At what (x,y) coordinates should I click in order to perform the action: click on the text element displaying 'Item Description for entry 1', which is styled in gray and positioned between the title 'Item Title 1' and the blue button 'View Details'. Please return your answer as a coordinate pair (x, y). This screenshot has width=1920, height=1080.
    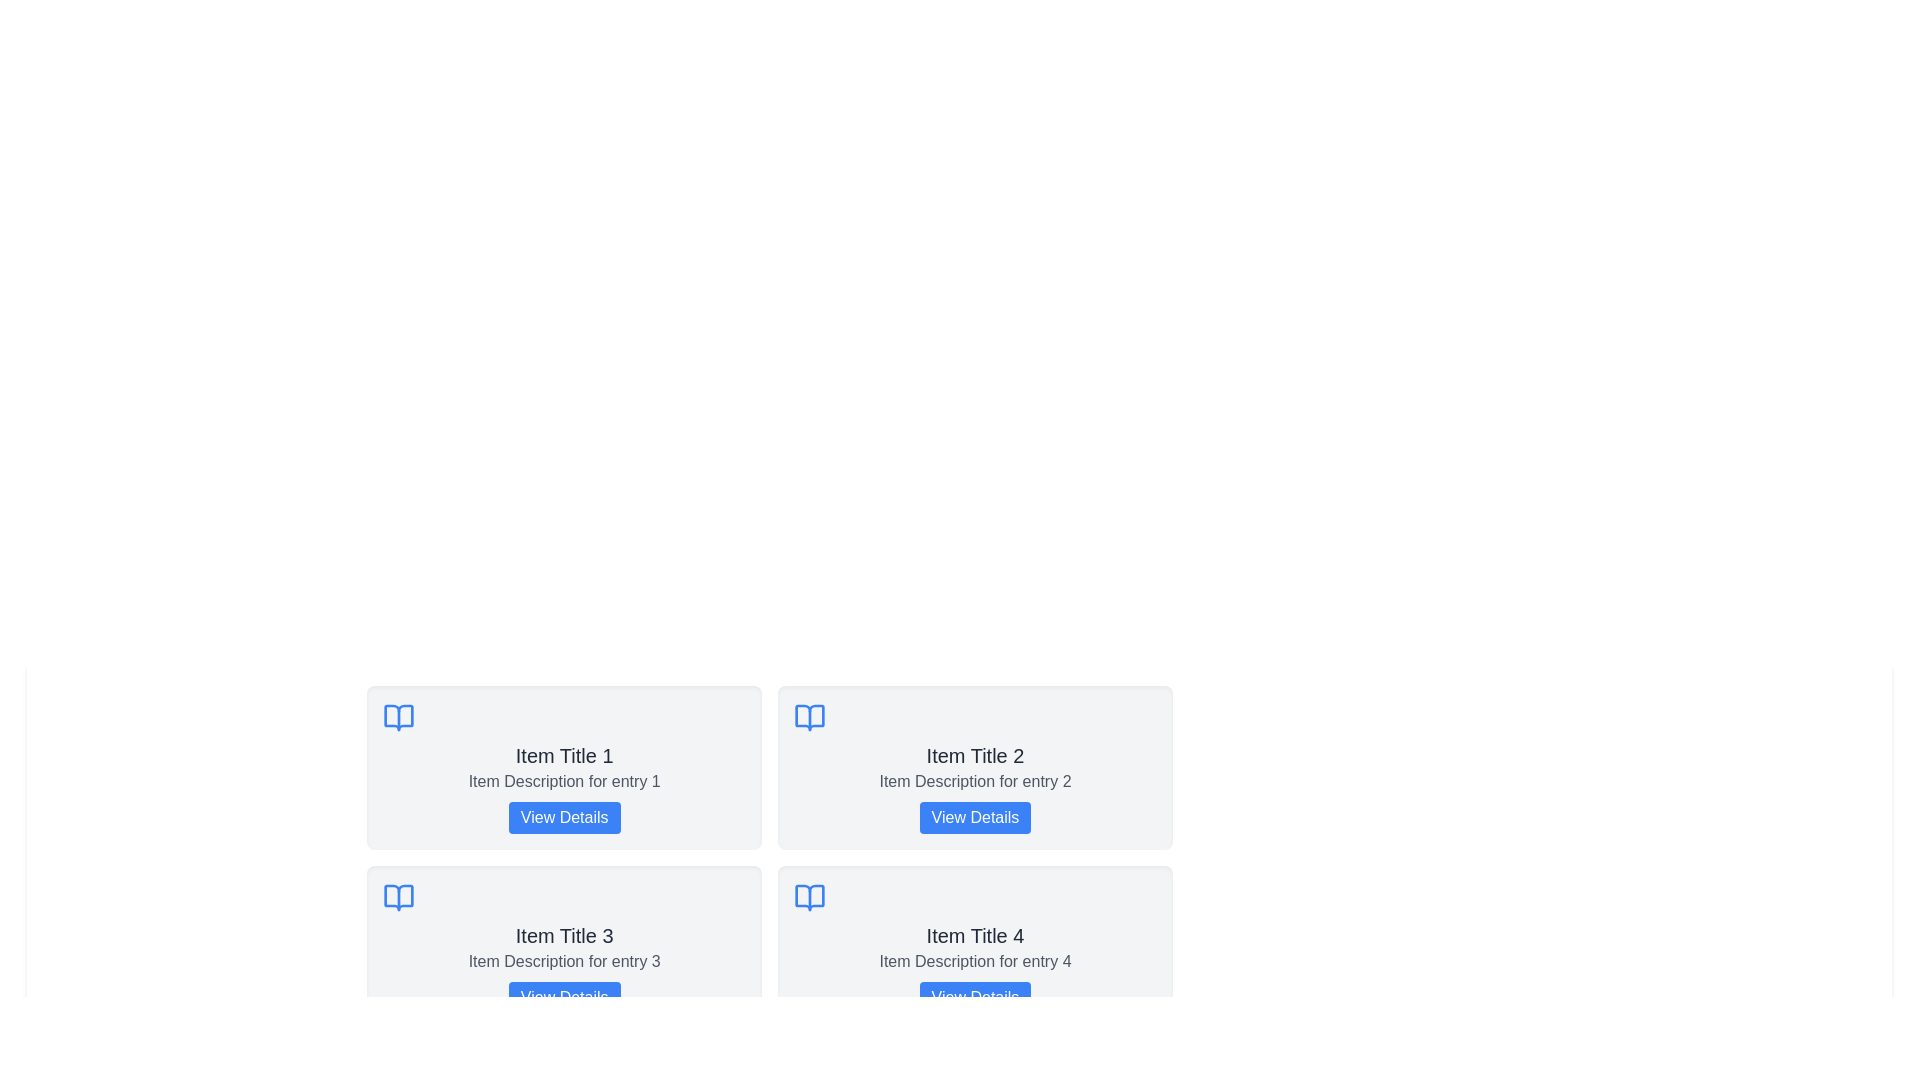
    Looking at the image, I should click on (563, 781).